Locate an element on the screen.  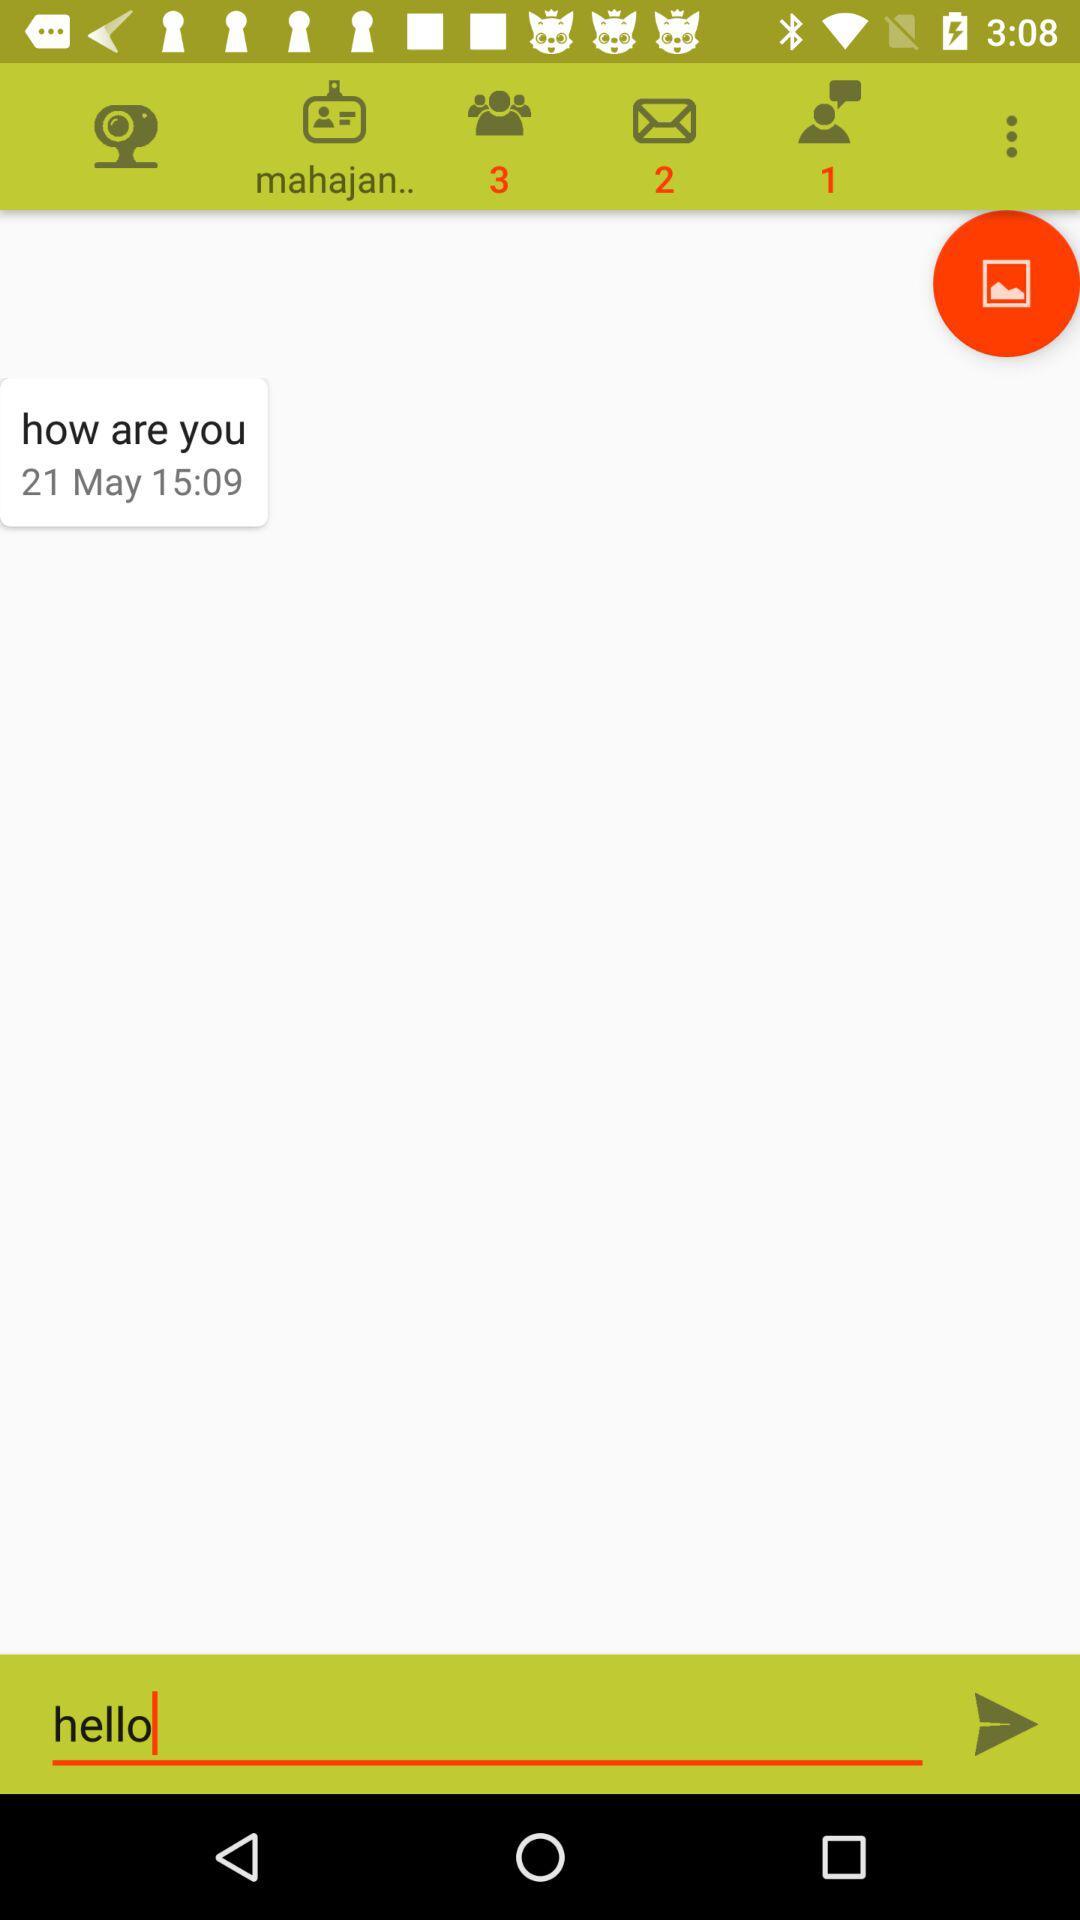
galery is located at coordinates (1006, 282).